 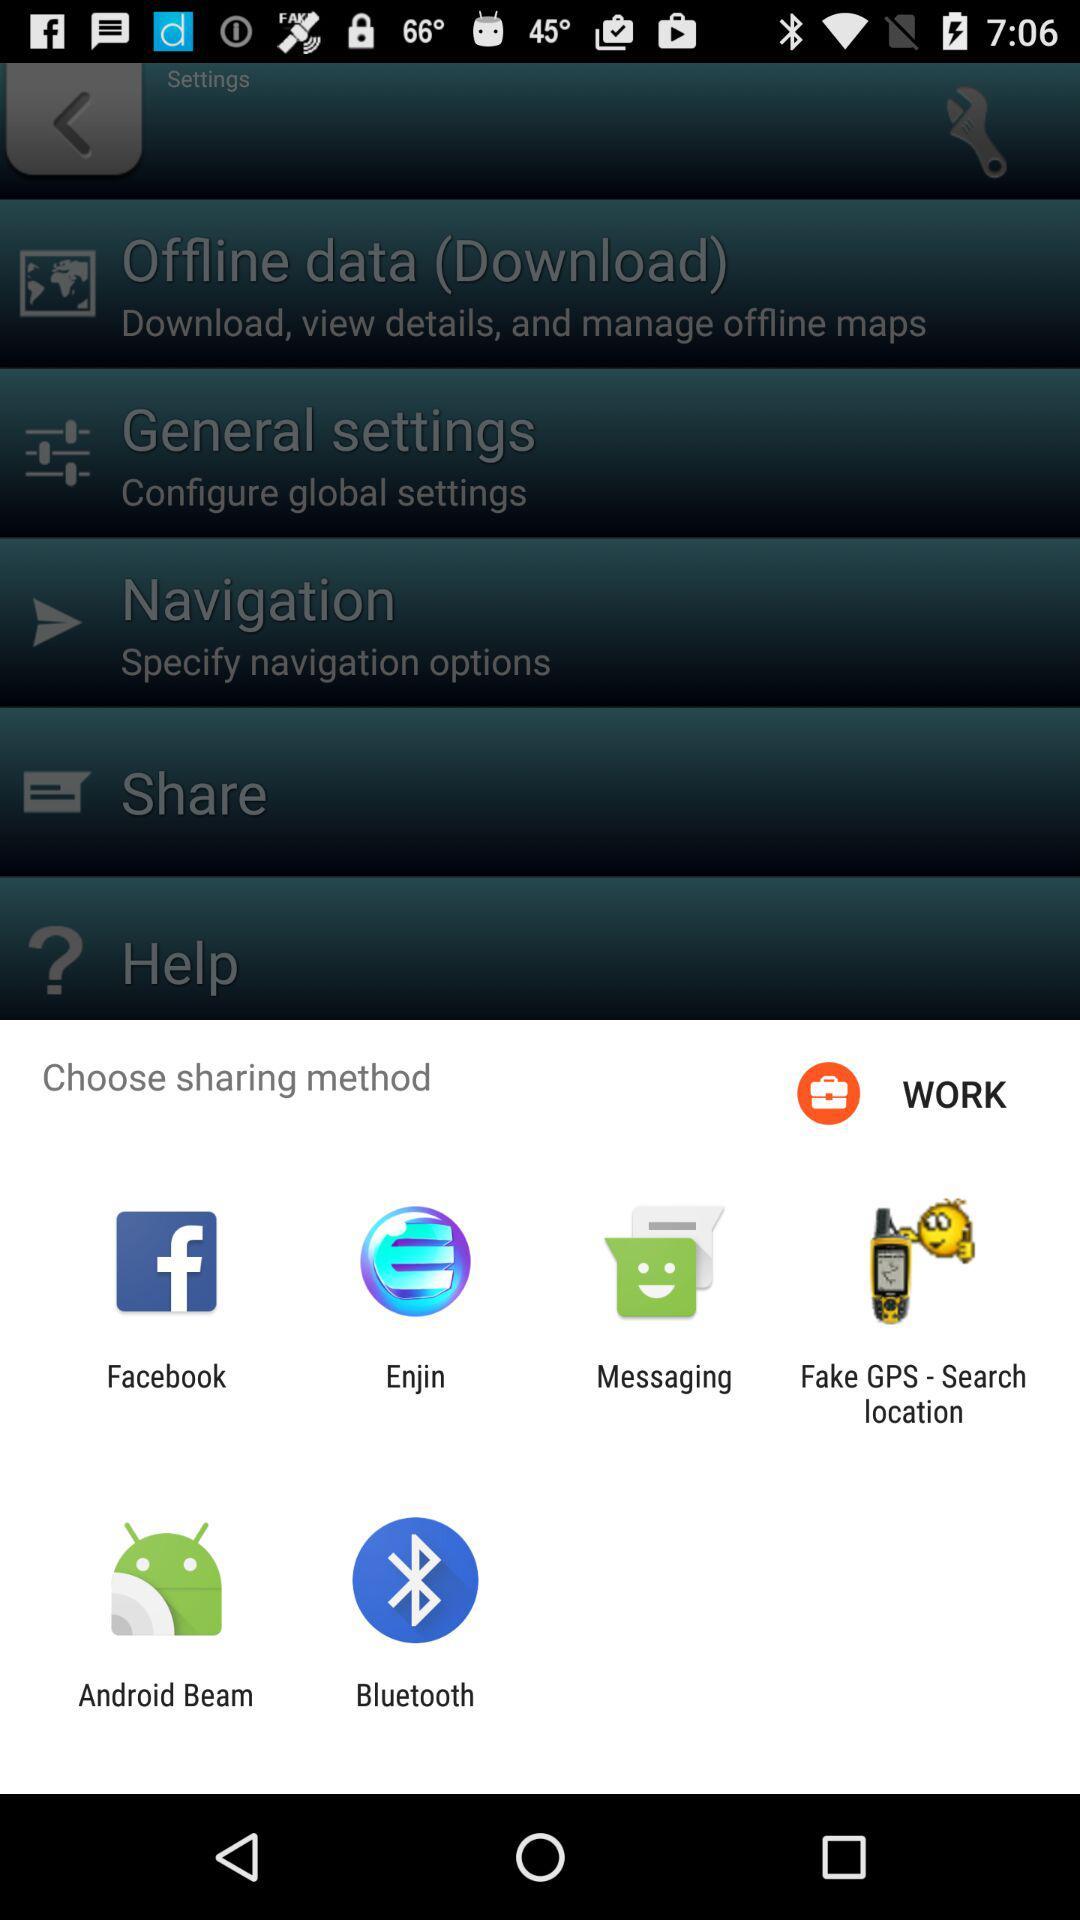 What do you see at coordinates (664, 1392) in the screenshot?
I see `messaging icon` at bounding box center [664, 1392].